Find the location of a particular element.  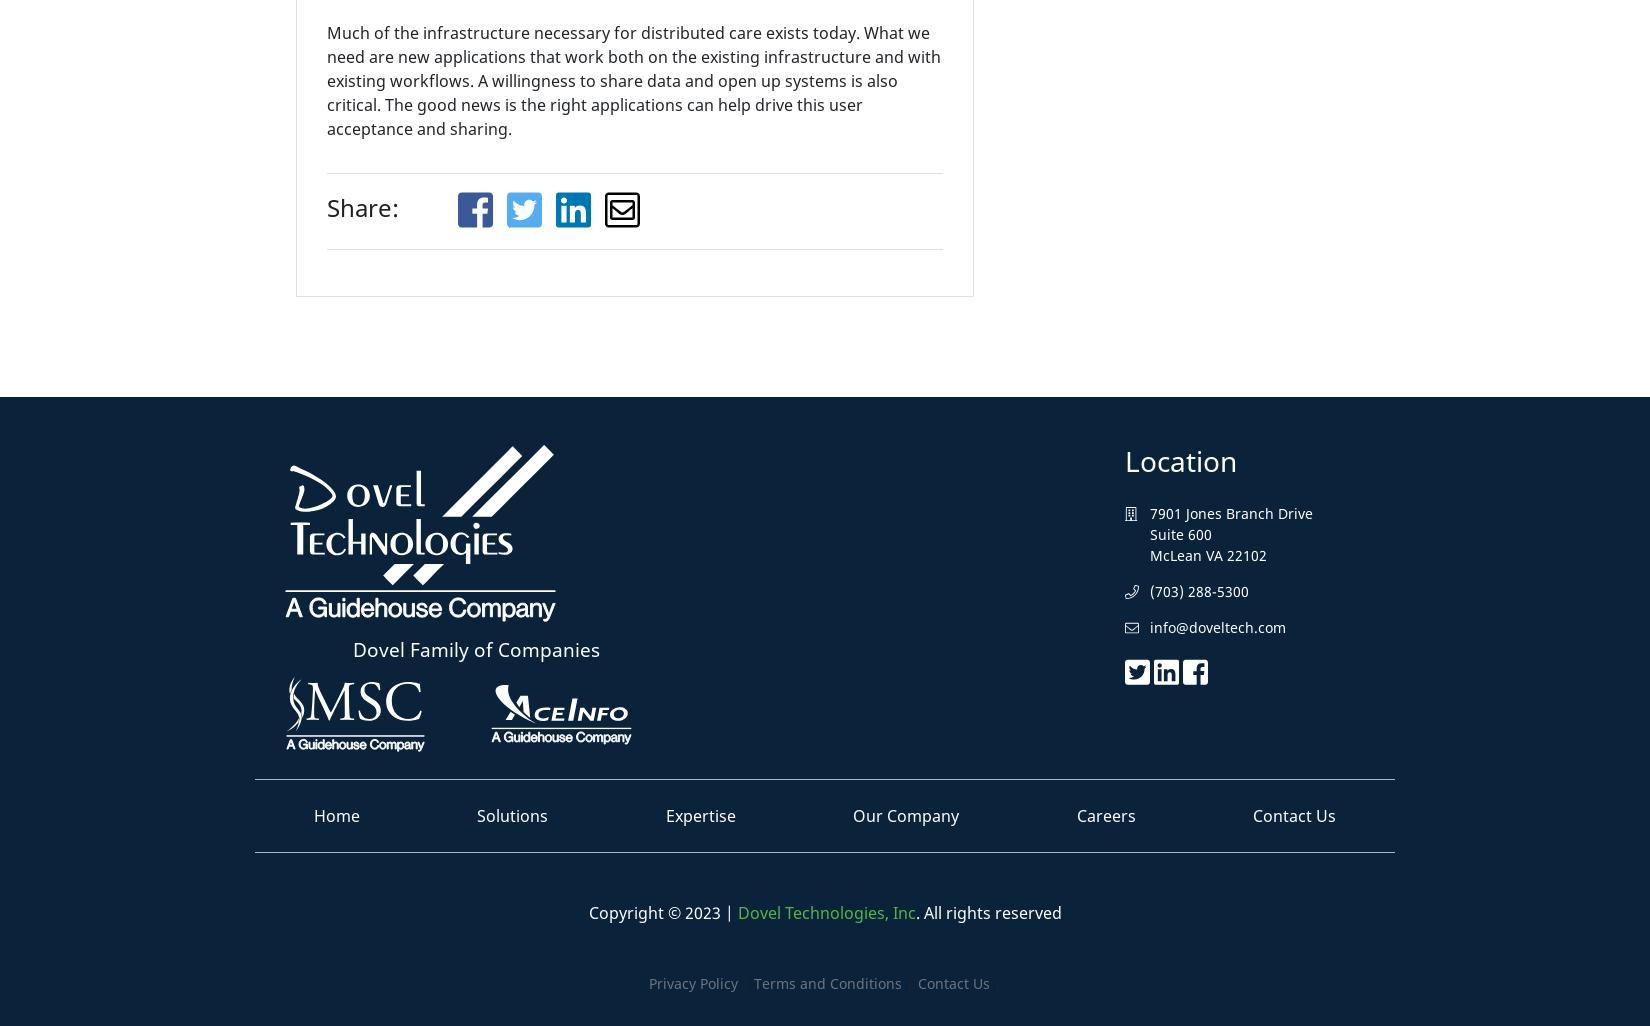

'Privacy Policy' is located at coordinates (646, 981).